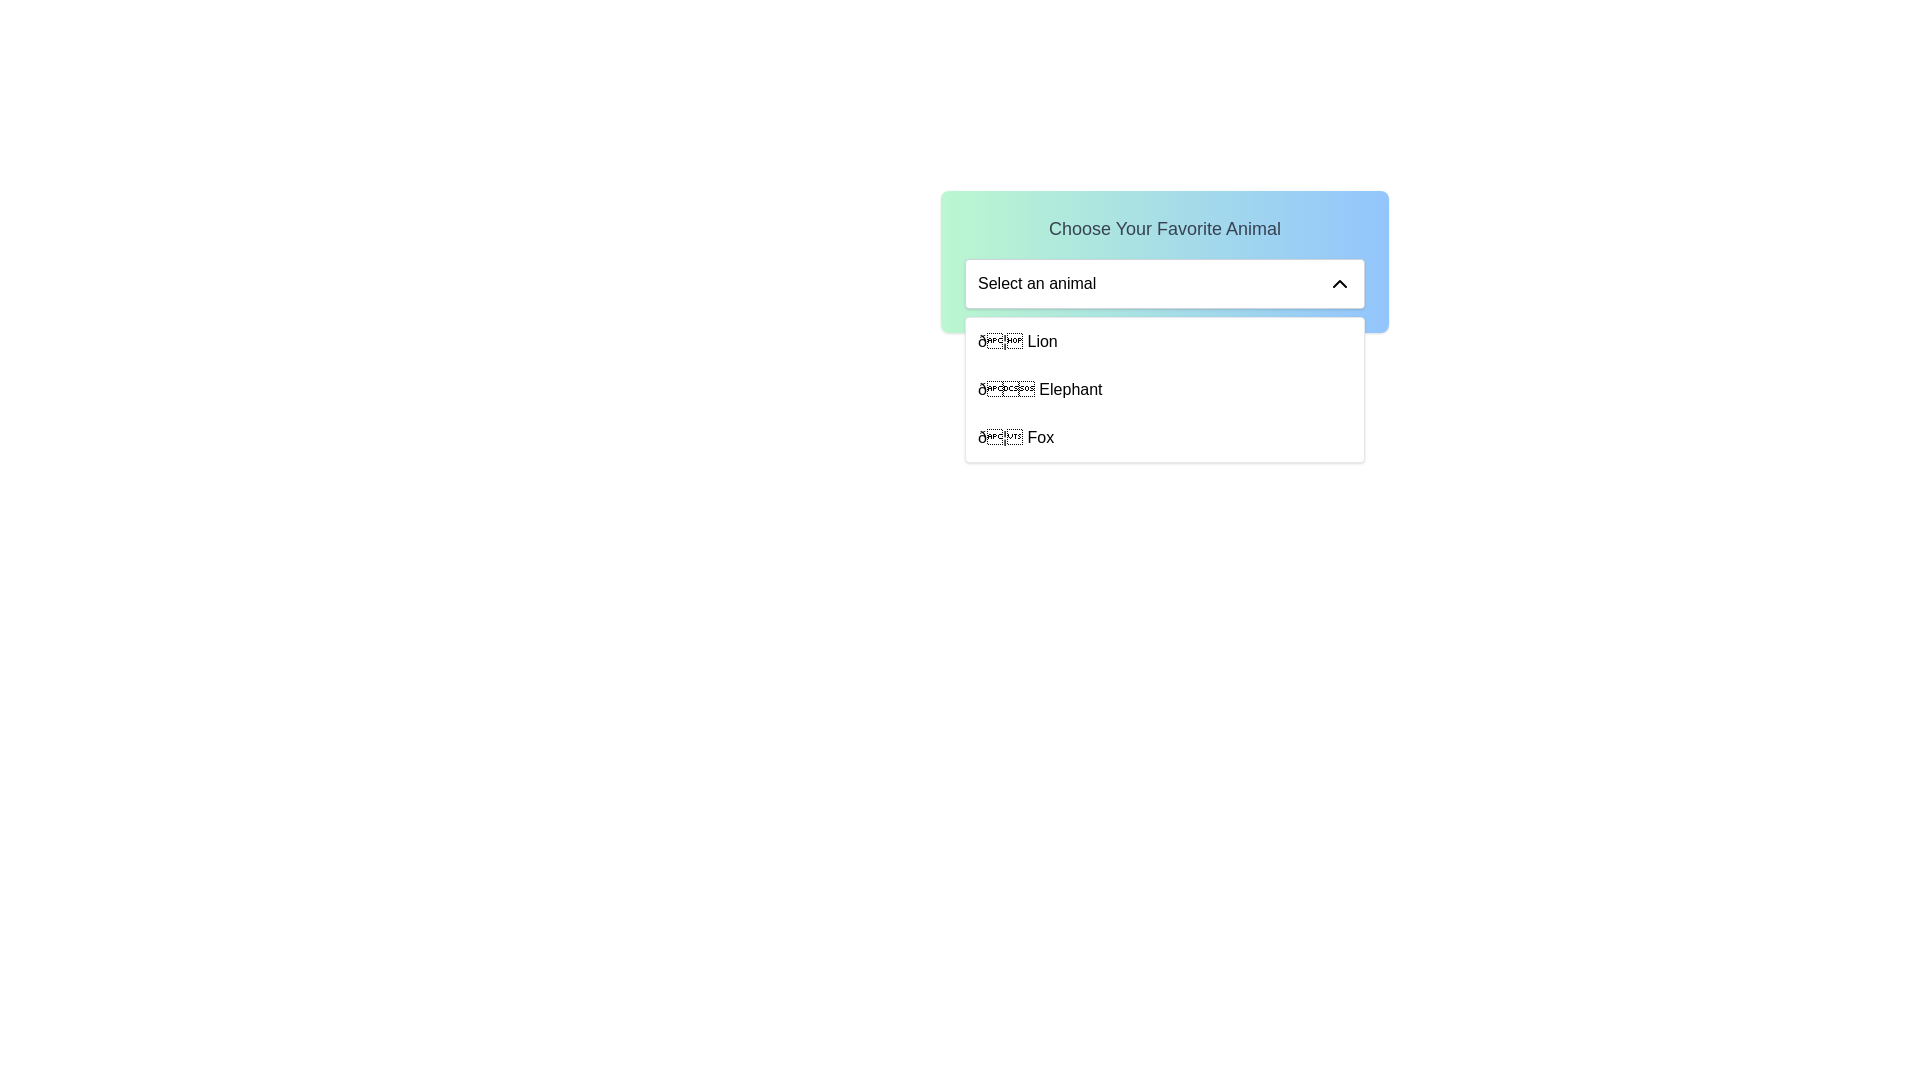 This screenshot has width=1920, height=1080. Describe the element at coordinates (1165, 437) in the screenshot. I see `the 'Fox' dropdown menu item, which is styled with padding and features a fox emoji followed by the word 'Fox'. It is the third option in the dropdown list and is positioned directly below the 'Elephant' option` at that location.